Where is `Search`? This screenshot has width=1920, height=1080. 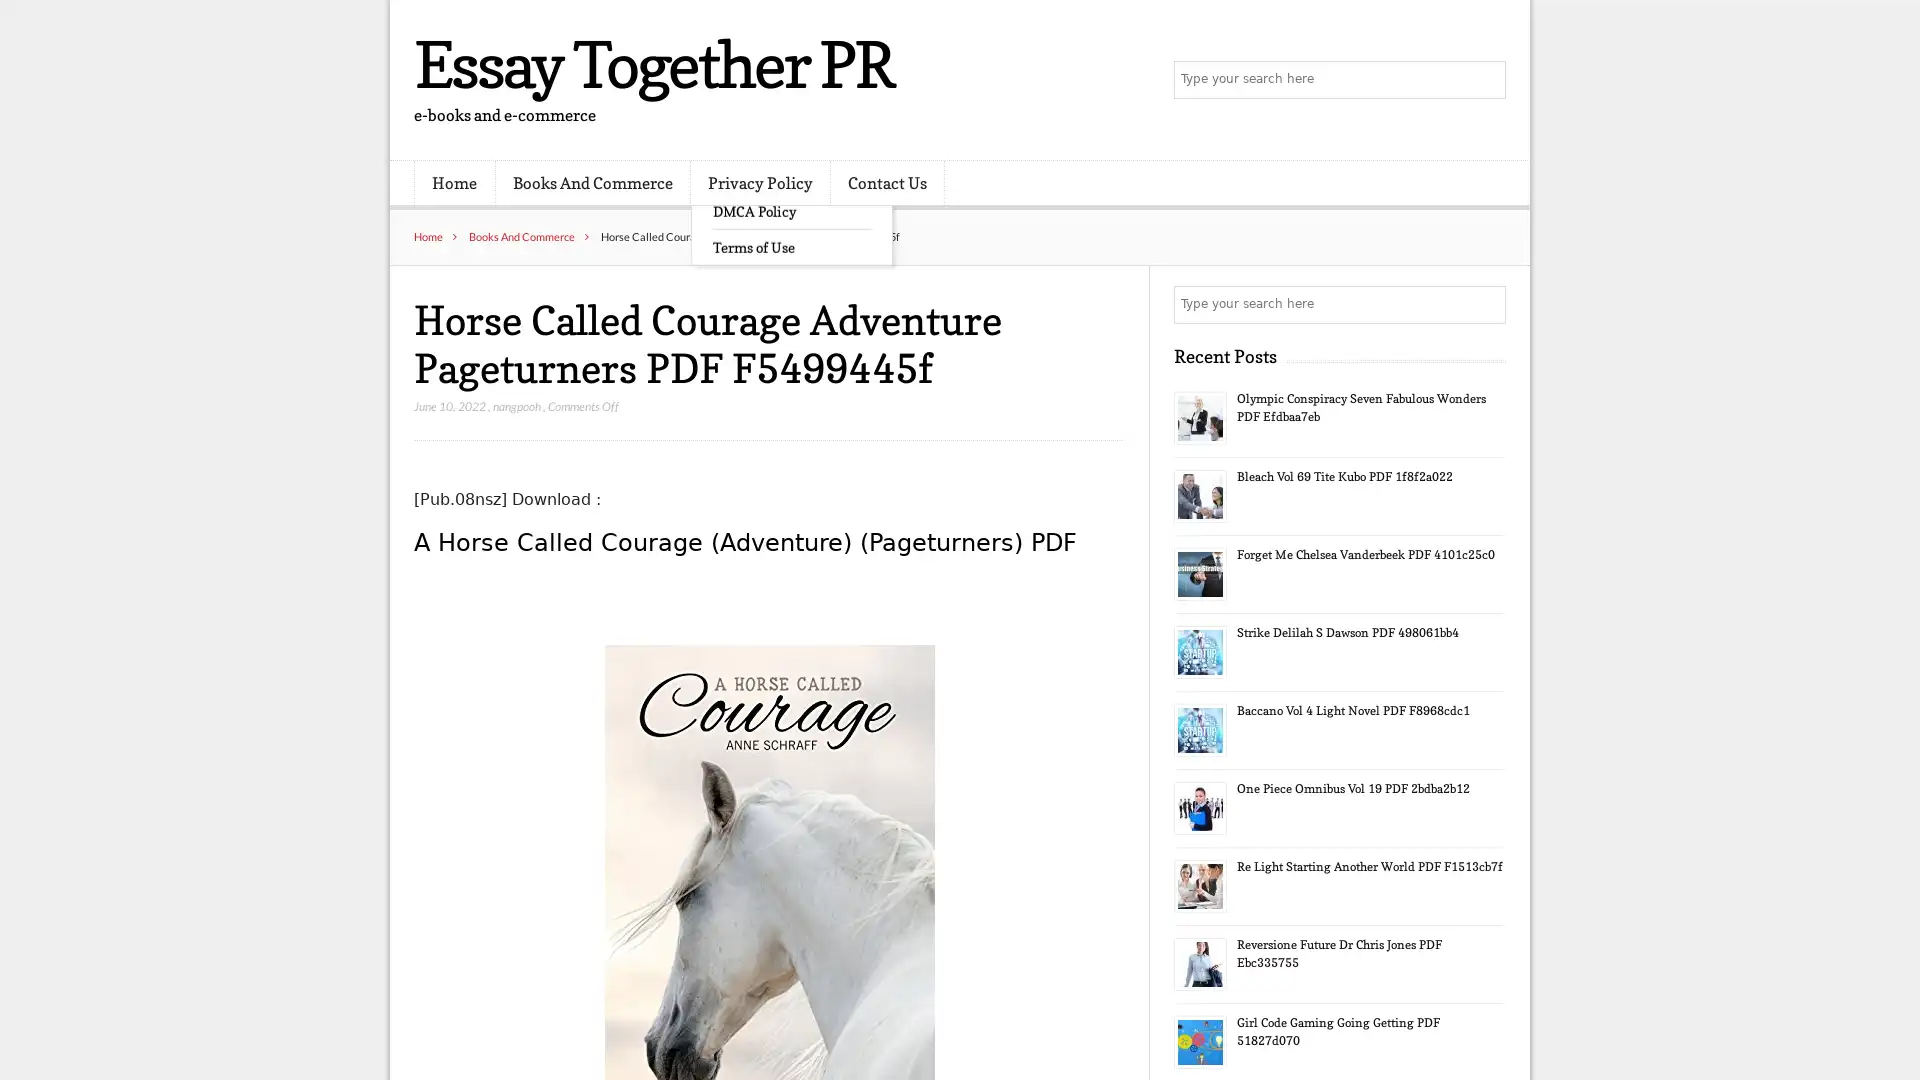
Search is located at coordinates (1485, 80).